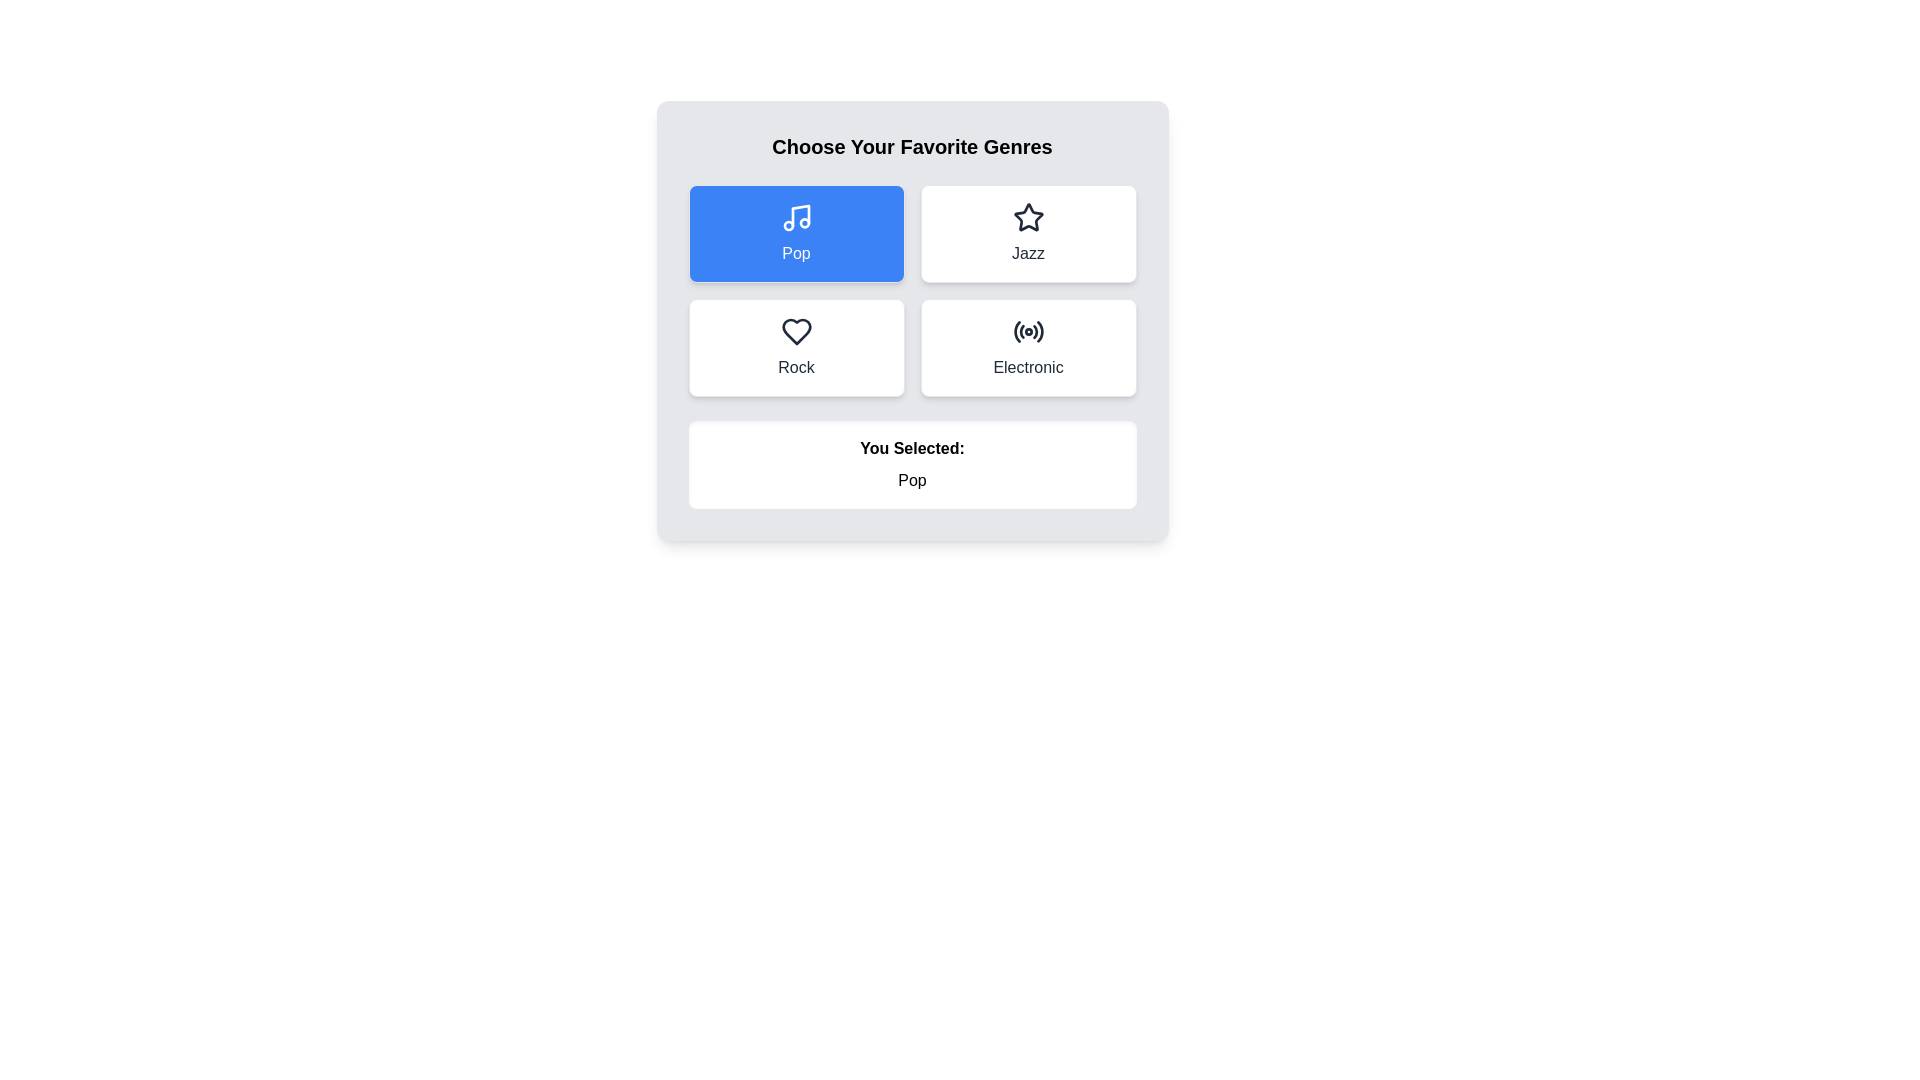 The width and height of the screenshot is (1920, 1080). I want to click on the genre button labeled Pop to observe the hover effect, so click(795, 233).